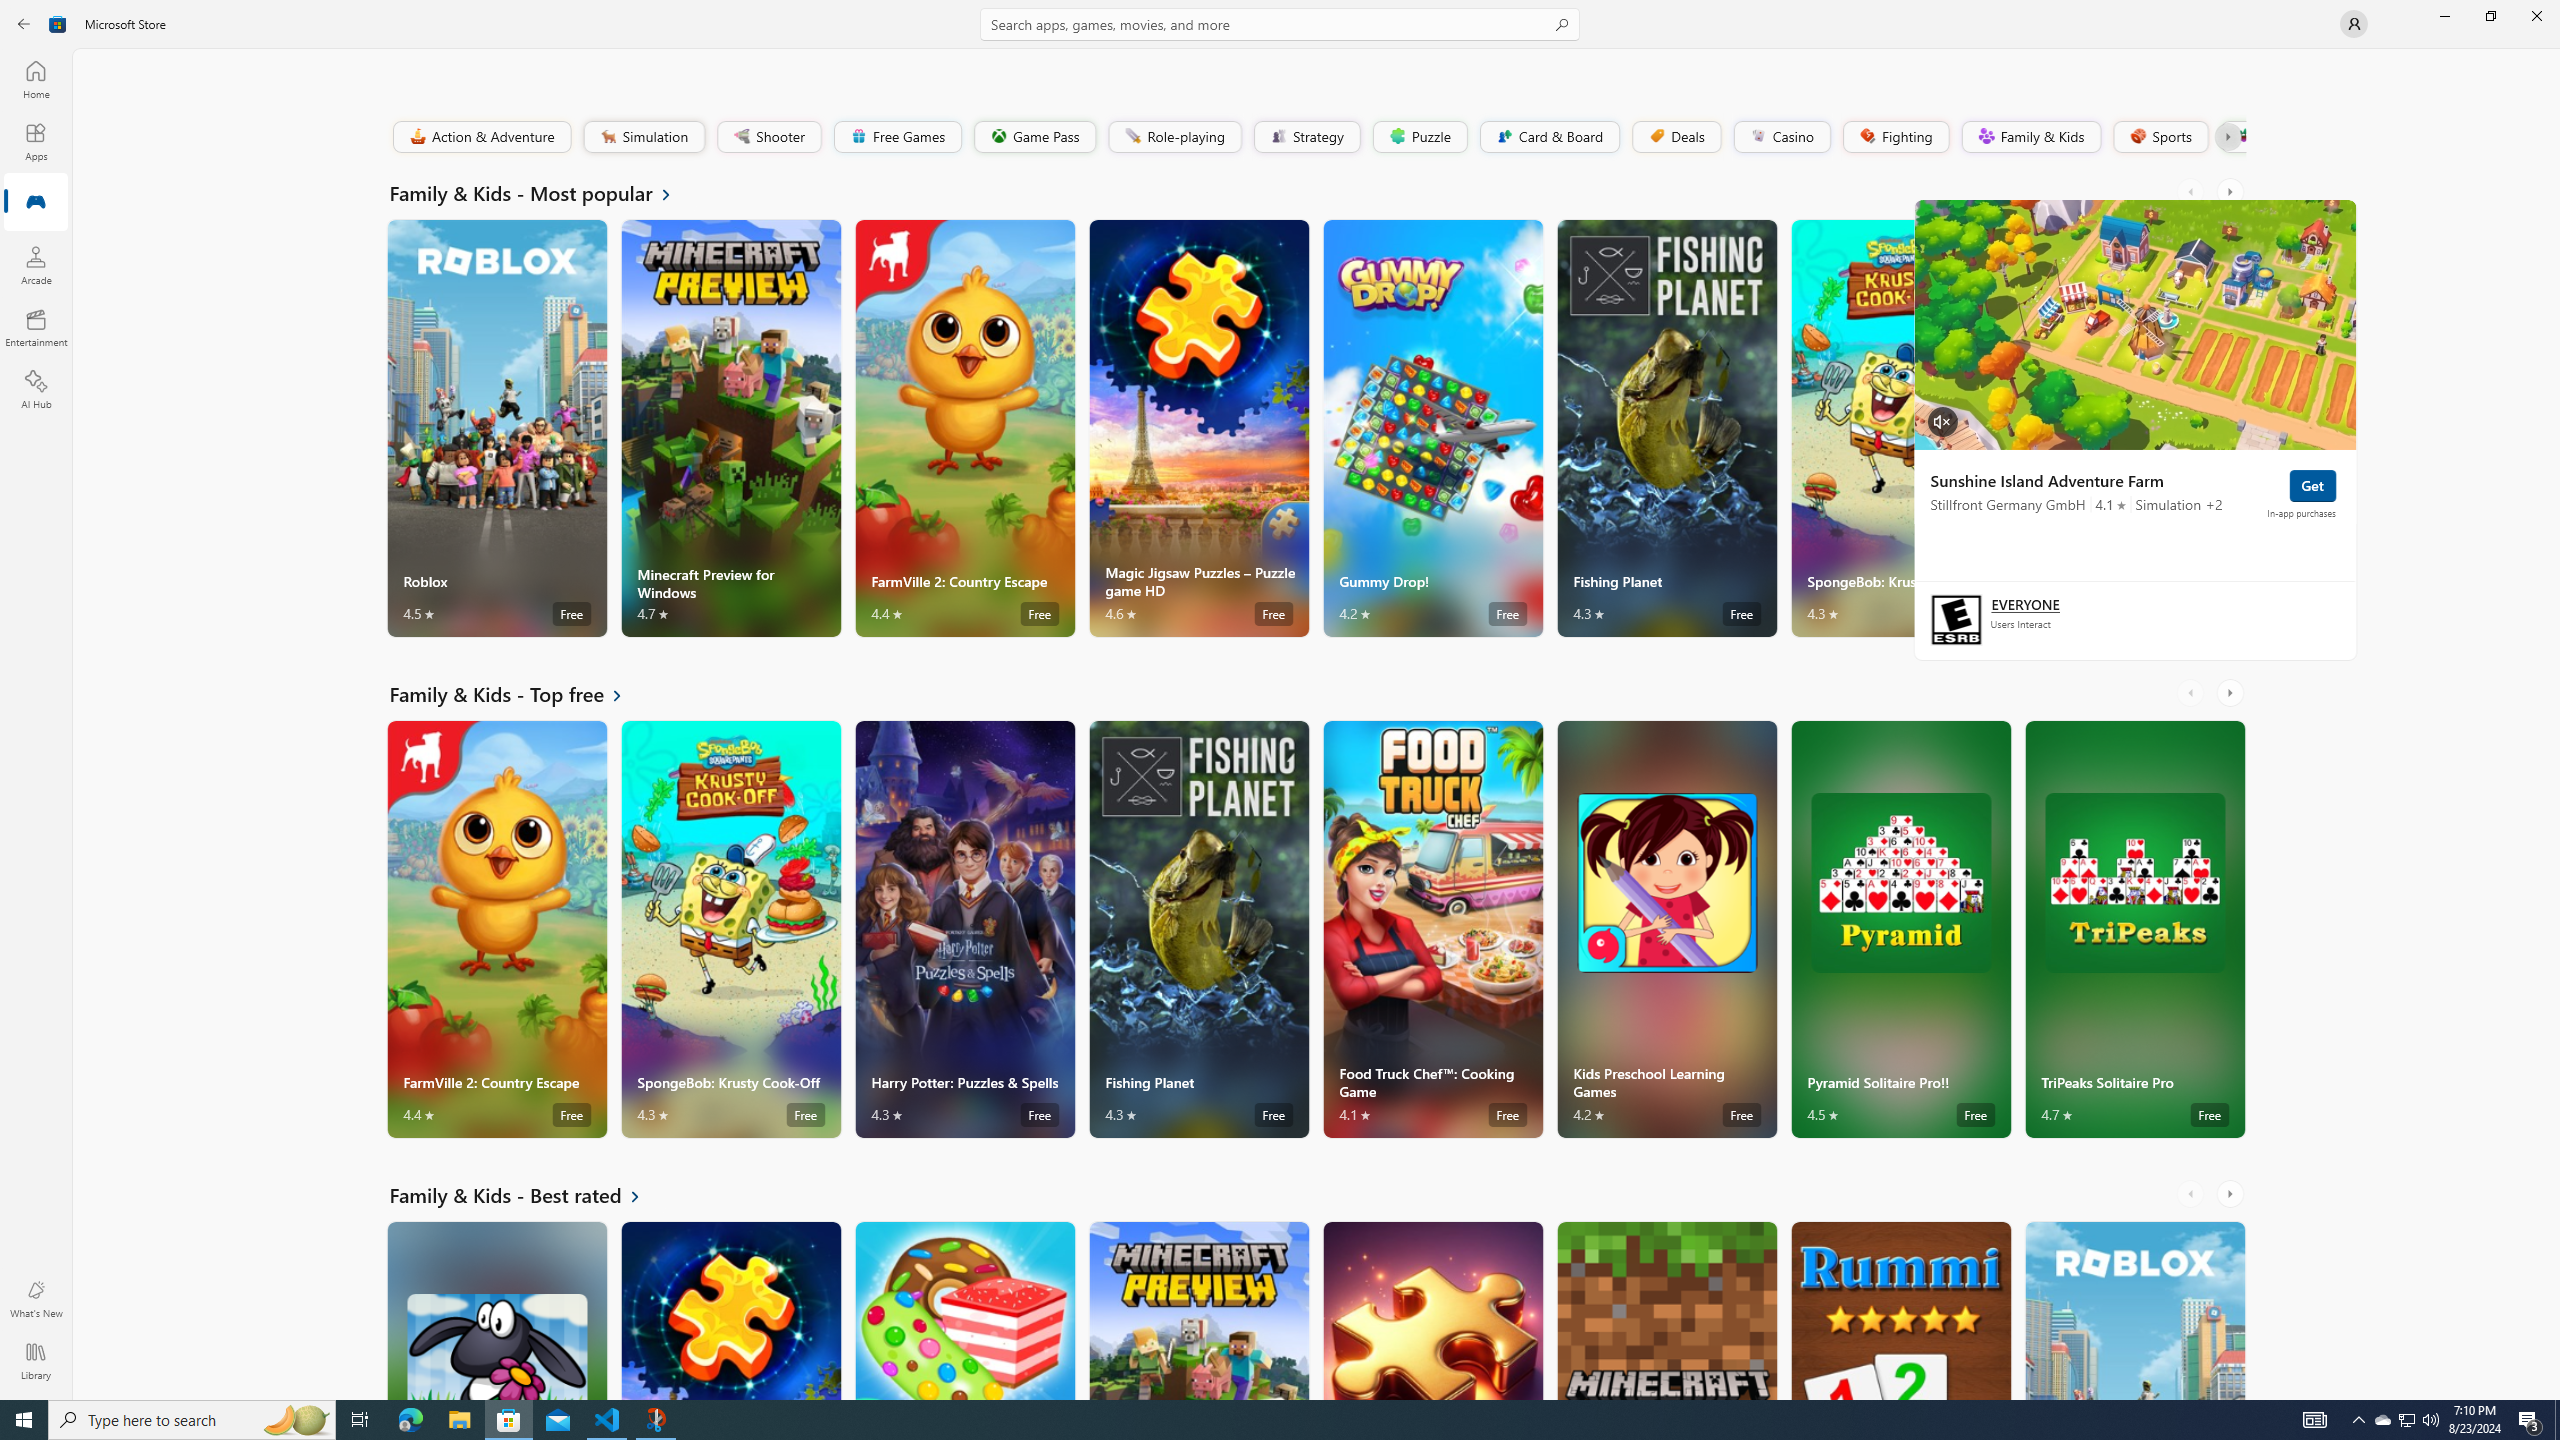  Describe the element at coordinates (2490, 15) in the screenshot. I see `'Restore Microsoft Store'` at that location.